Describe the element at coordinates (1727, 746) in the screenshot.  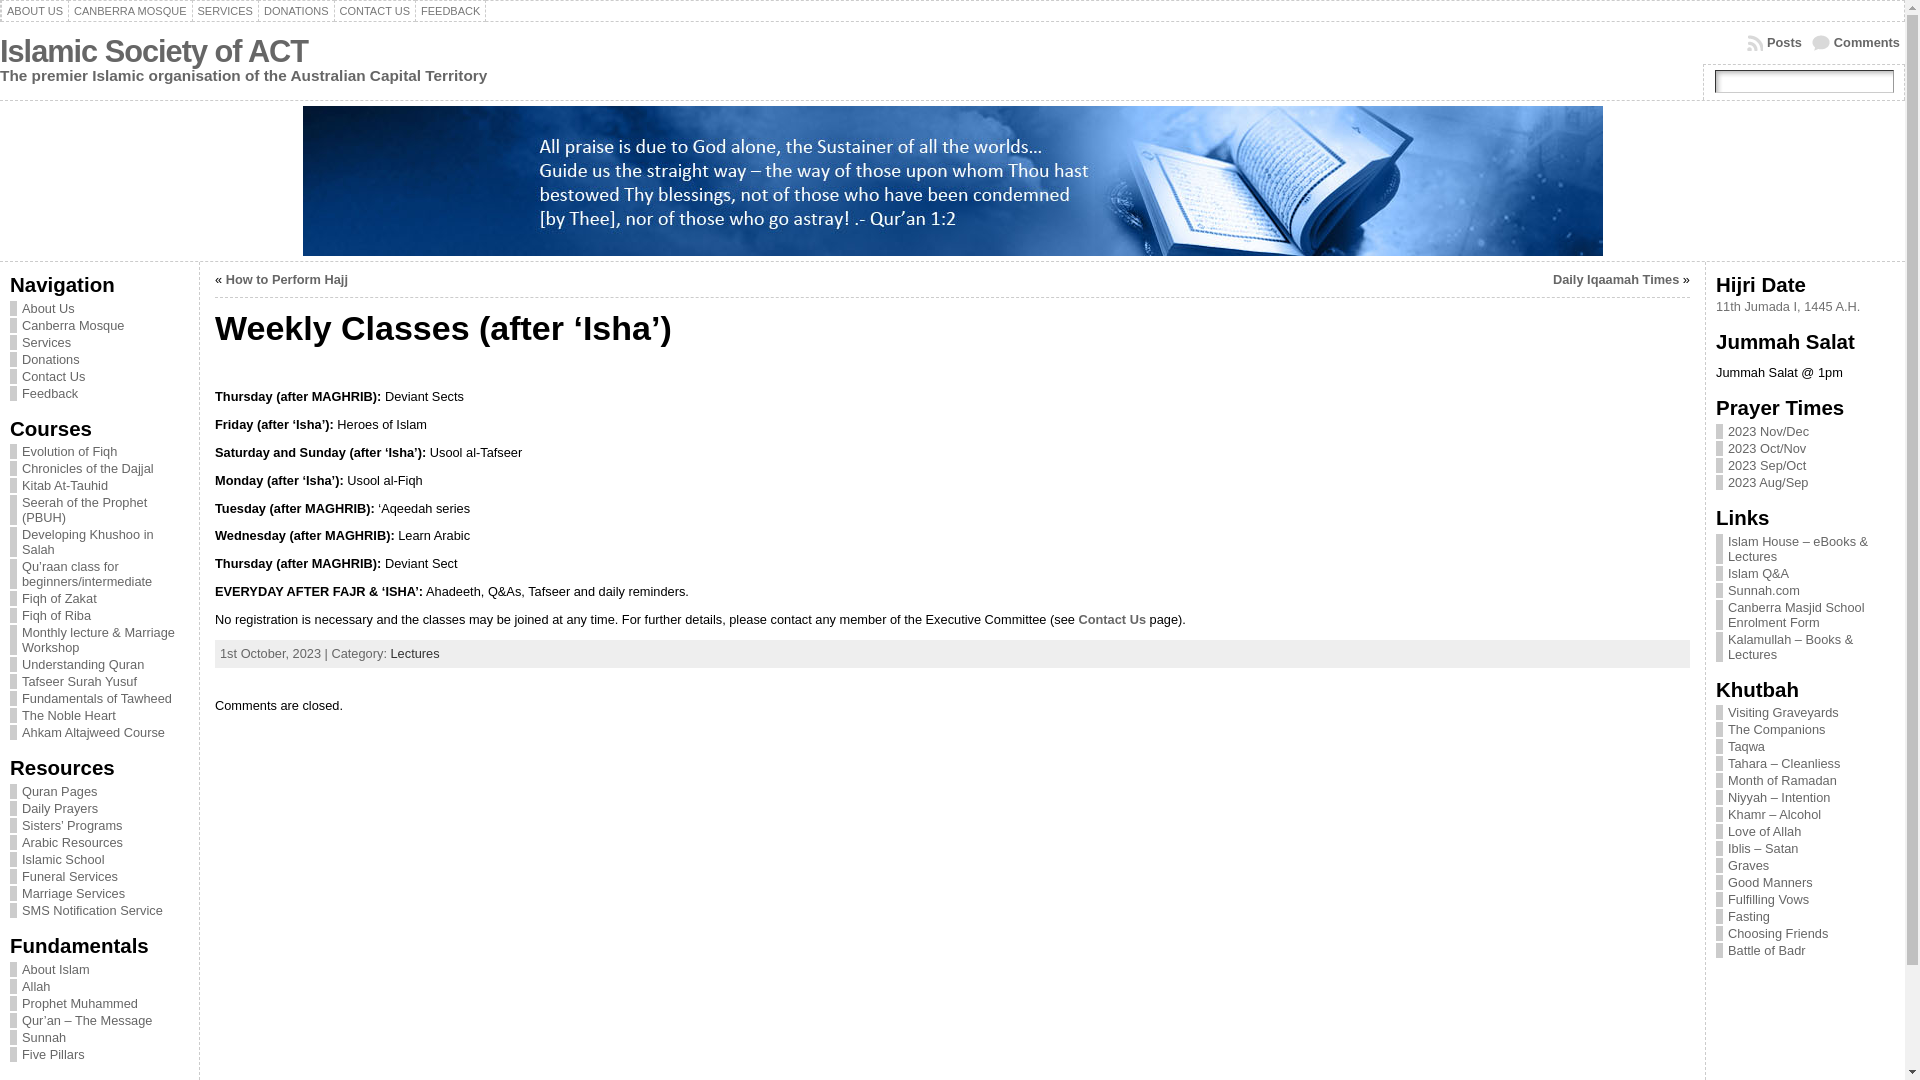
I see `'Taqwa'` at that location.